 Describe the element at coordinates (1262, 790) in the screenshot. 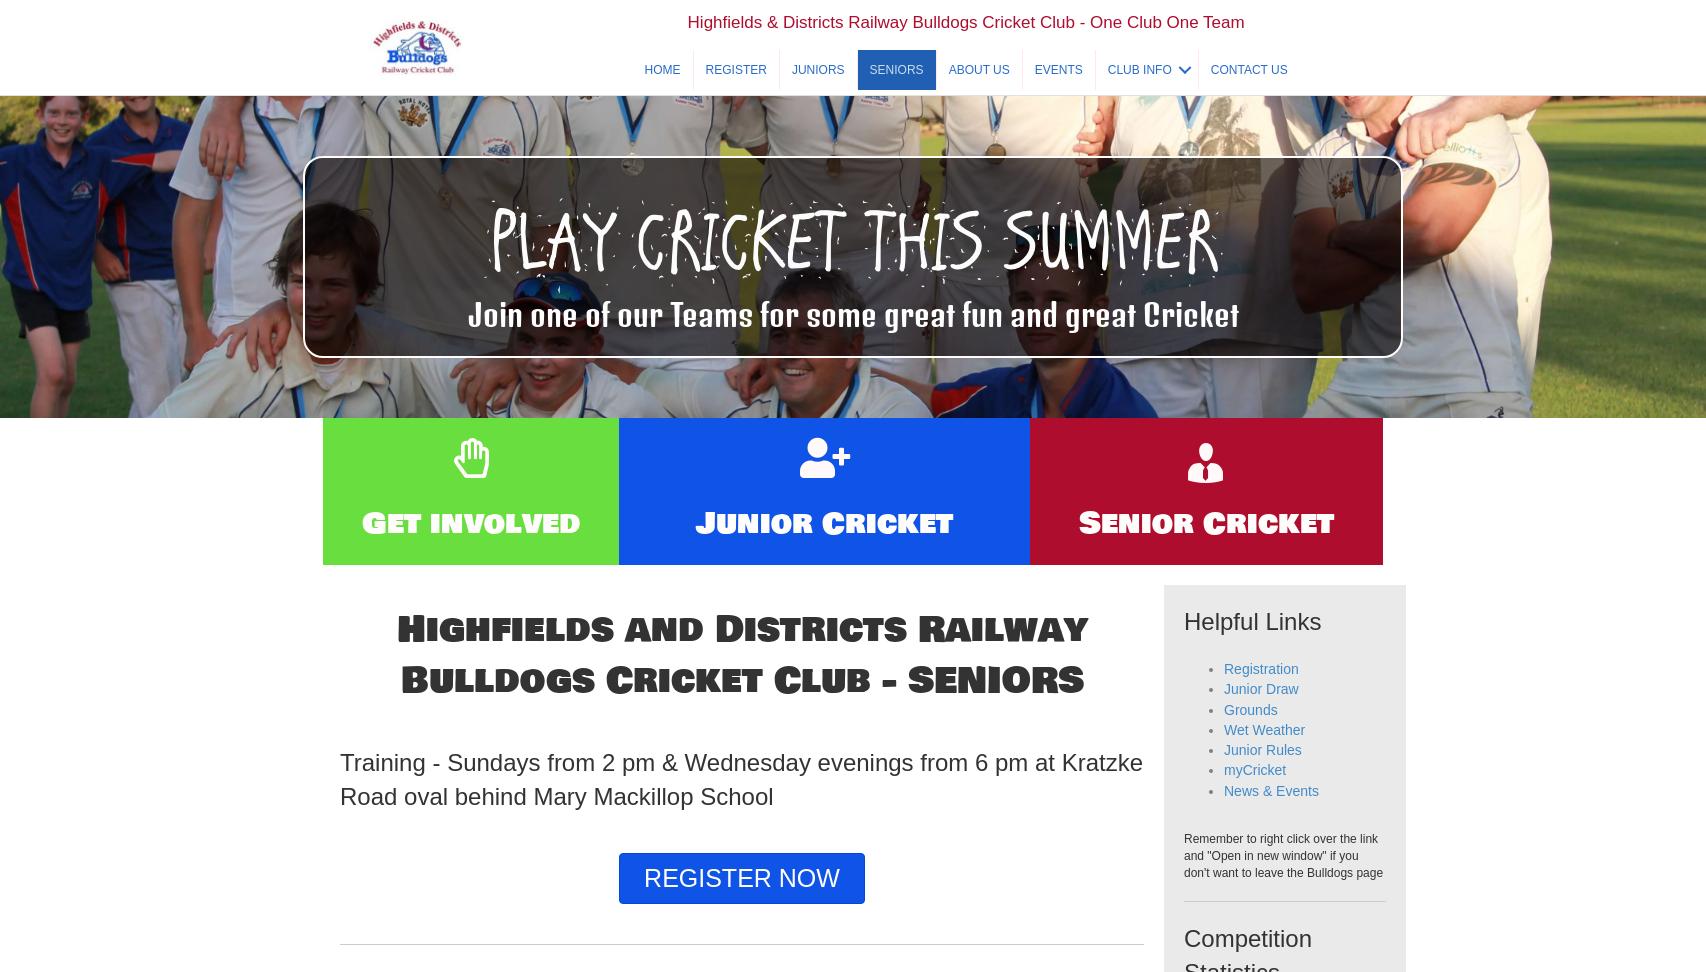

I see `'Junior Rules'` at that location.